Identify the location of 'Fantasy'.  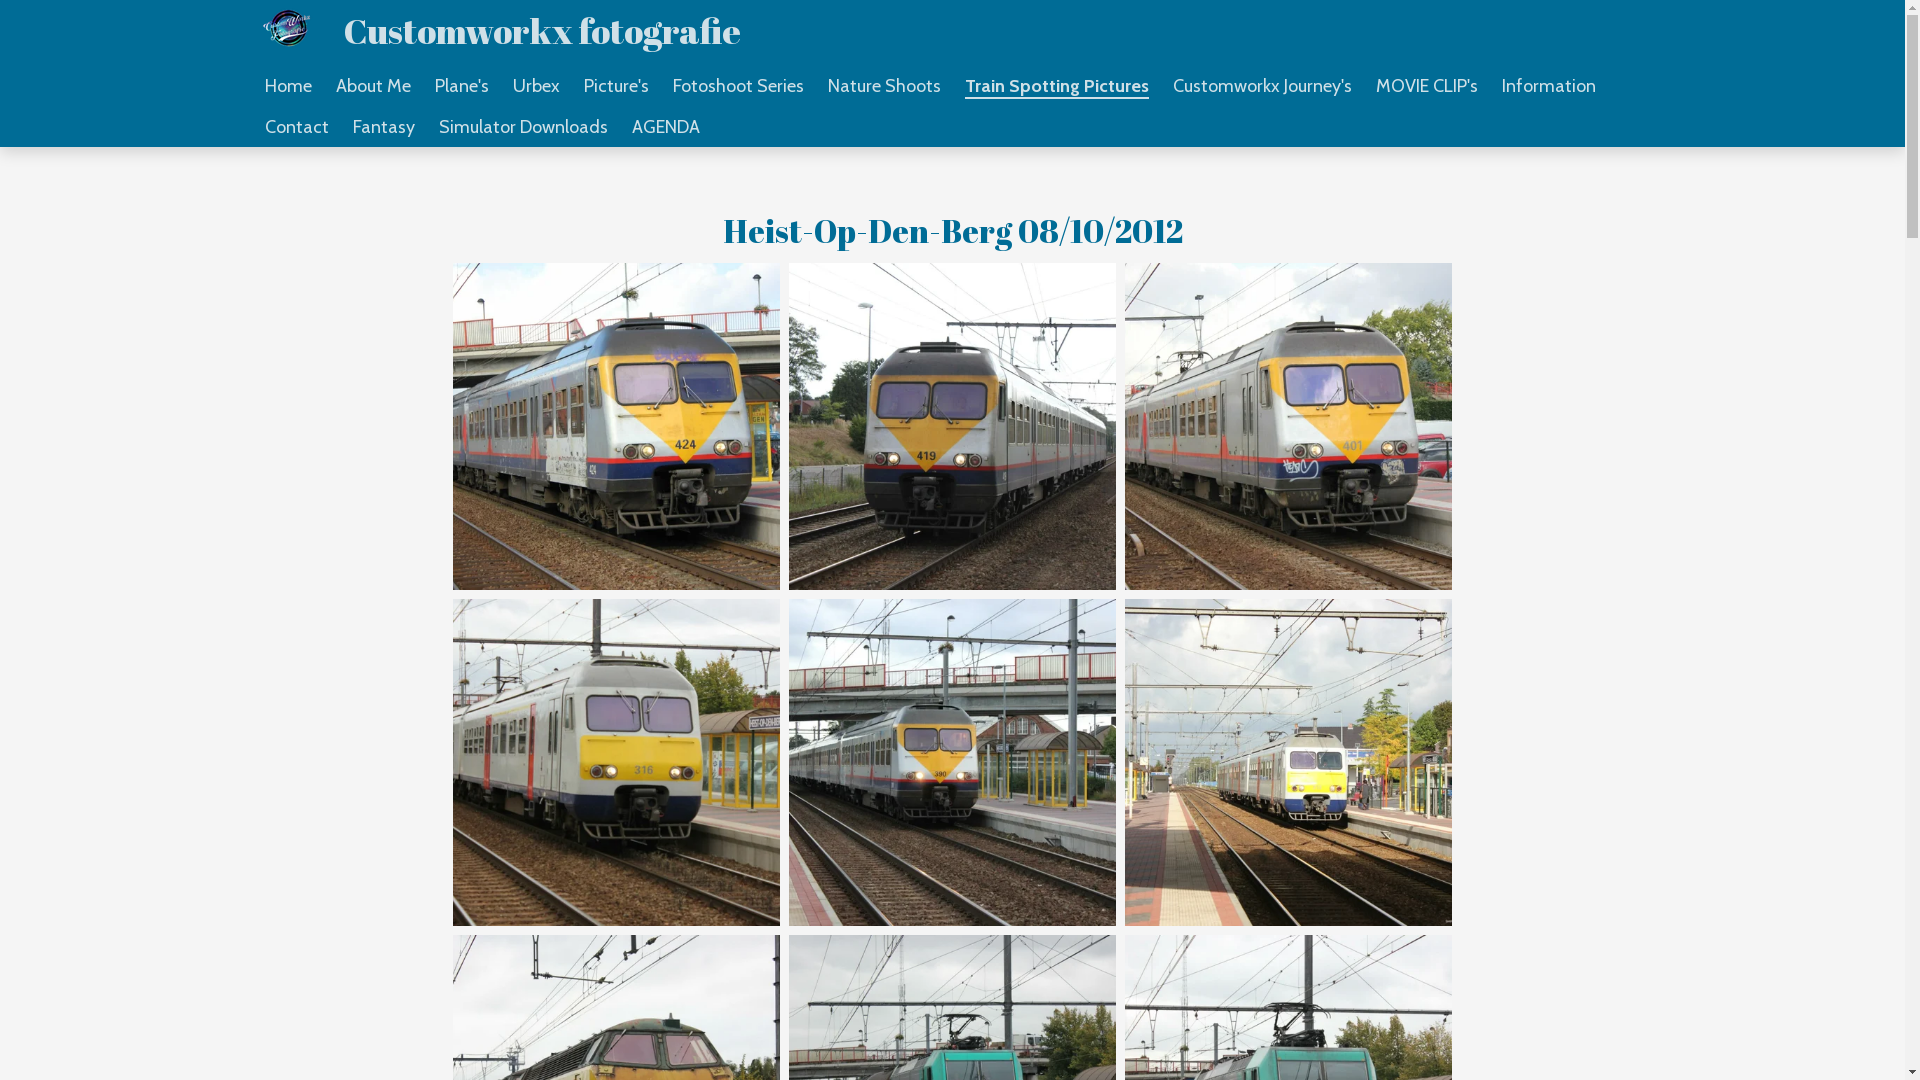
(383, 127).